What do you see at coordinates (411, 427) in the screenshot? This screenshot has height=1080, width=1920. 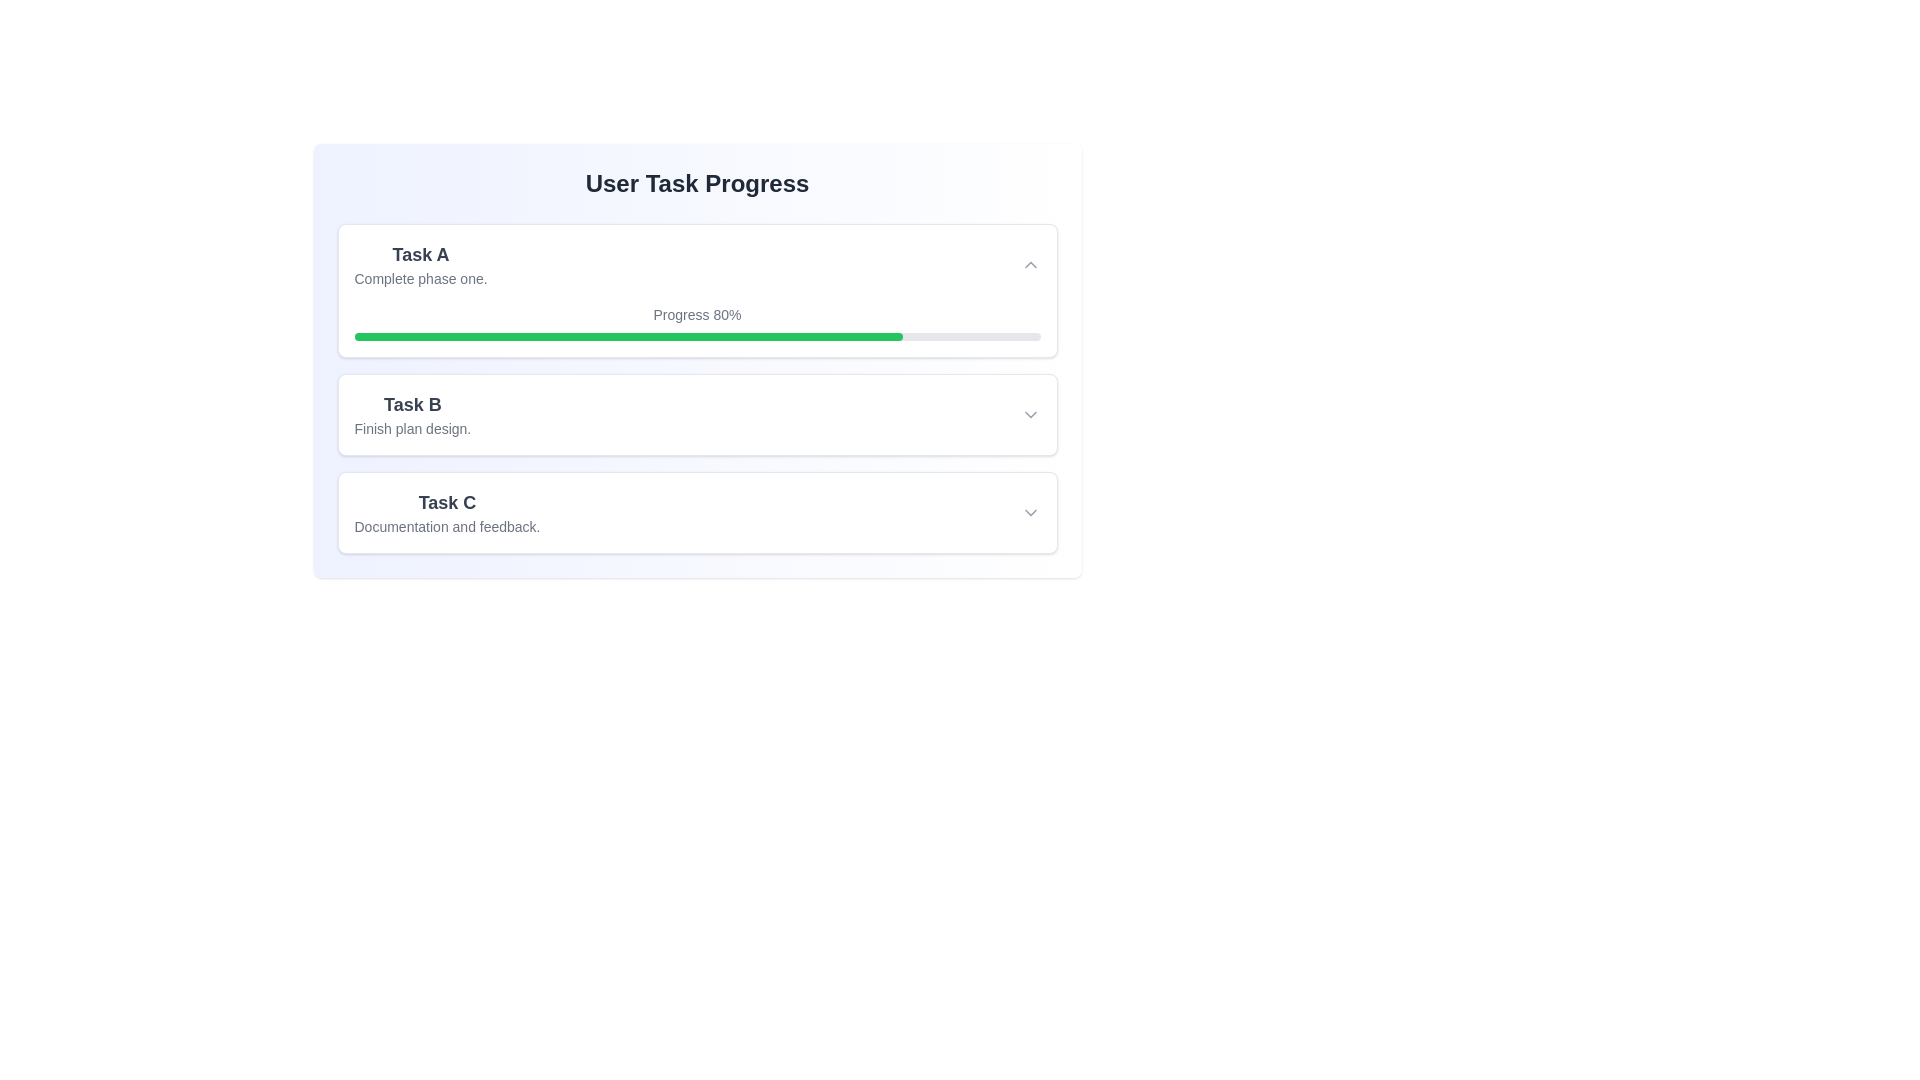 I see `the static text label element displaying 'Finish plan design.' which is styled in gray color and positioned beneath the 'Task B' label within the task card structure` at bounding box center [411, 427].